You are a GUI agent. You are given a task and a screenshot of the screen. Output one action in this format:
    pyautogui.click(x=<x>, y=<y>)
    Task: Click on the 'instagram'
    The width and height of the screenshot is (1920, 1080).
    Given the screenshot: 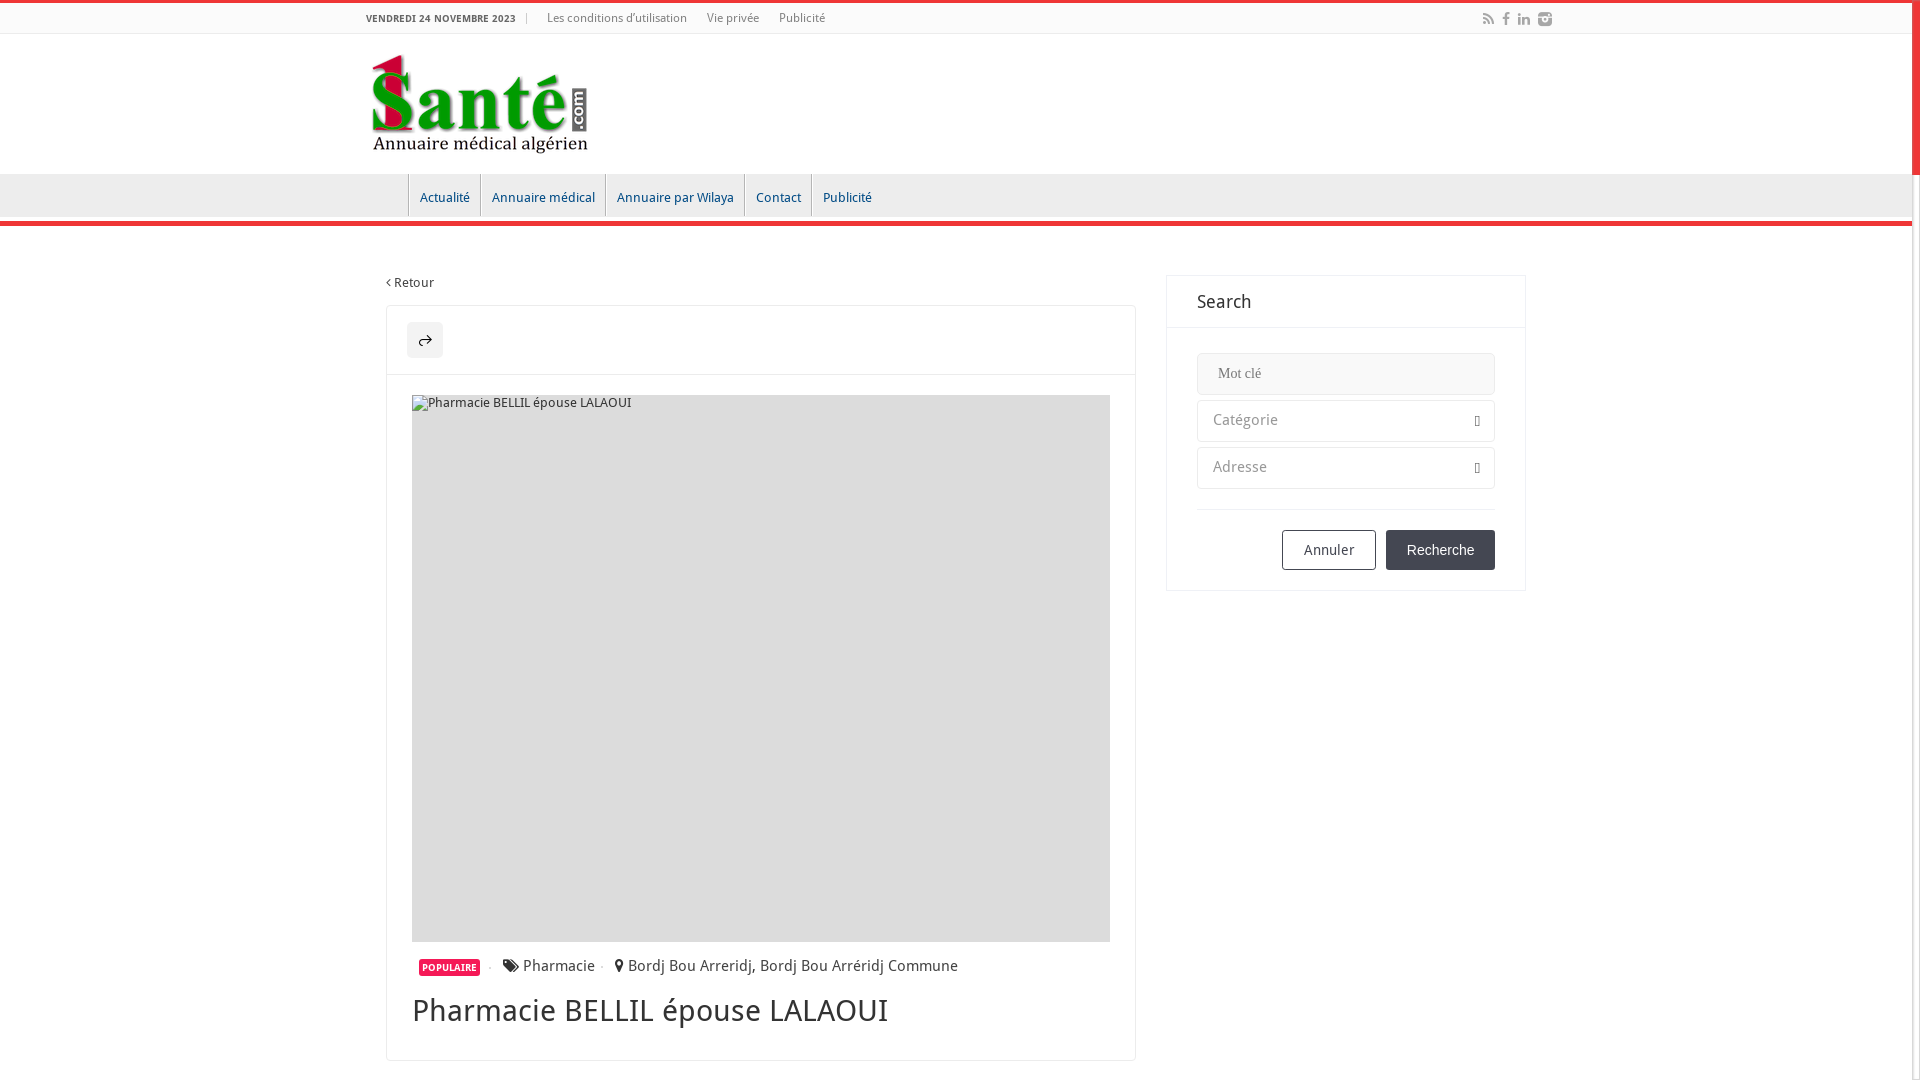 What is the action you would take?
    pyautogui.click(x=1544, y=19)
    